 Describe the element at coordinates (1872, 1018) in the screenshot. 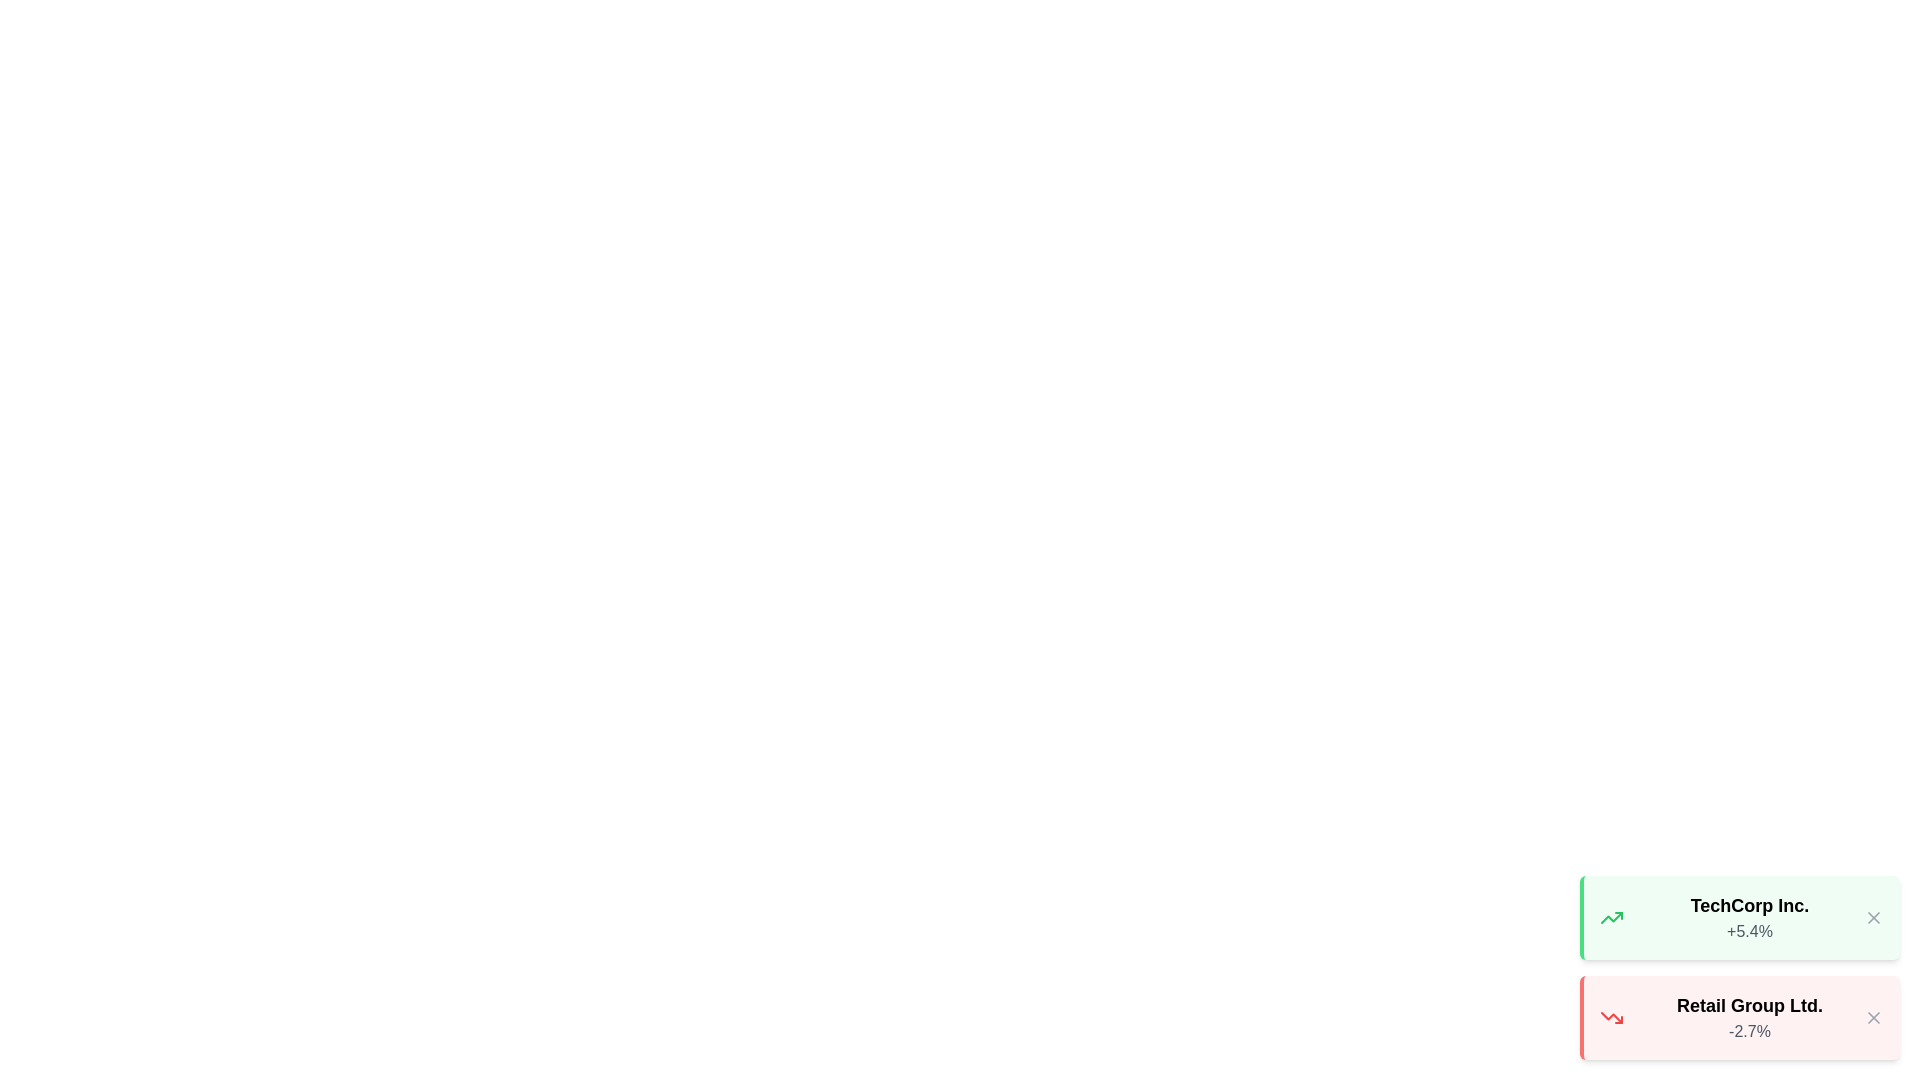

I see `the close button of the notification for Retail Group Ltd` at that location.